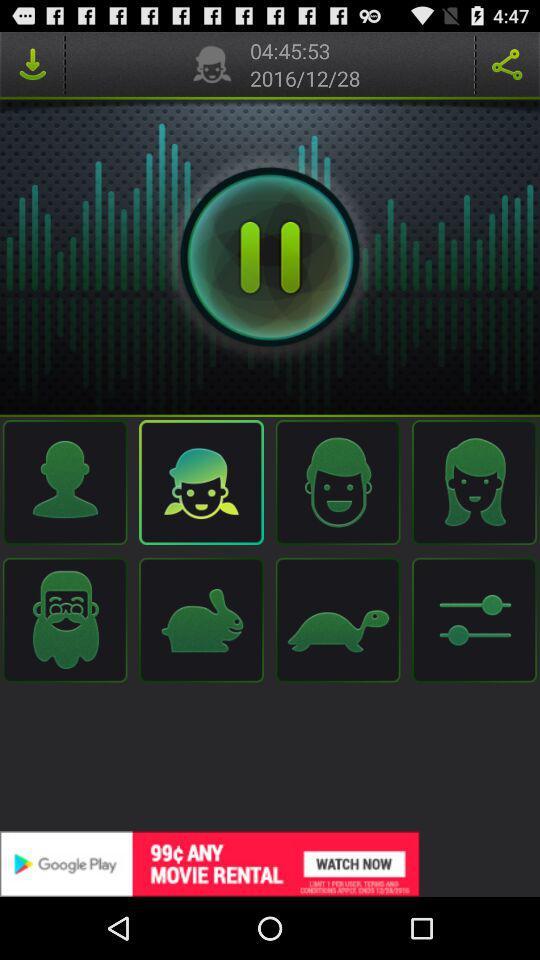  Describe the element at coordinates (31, 68) in the screenshot. I see `the file_download icon` at that location.